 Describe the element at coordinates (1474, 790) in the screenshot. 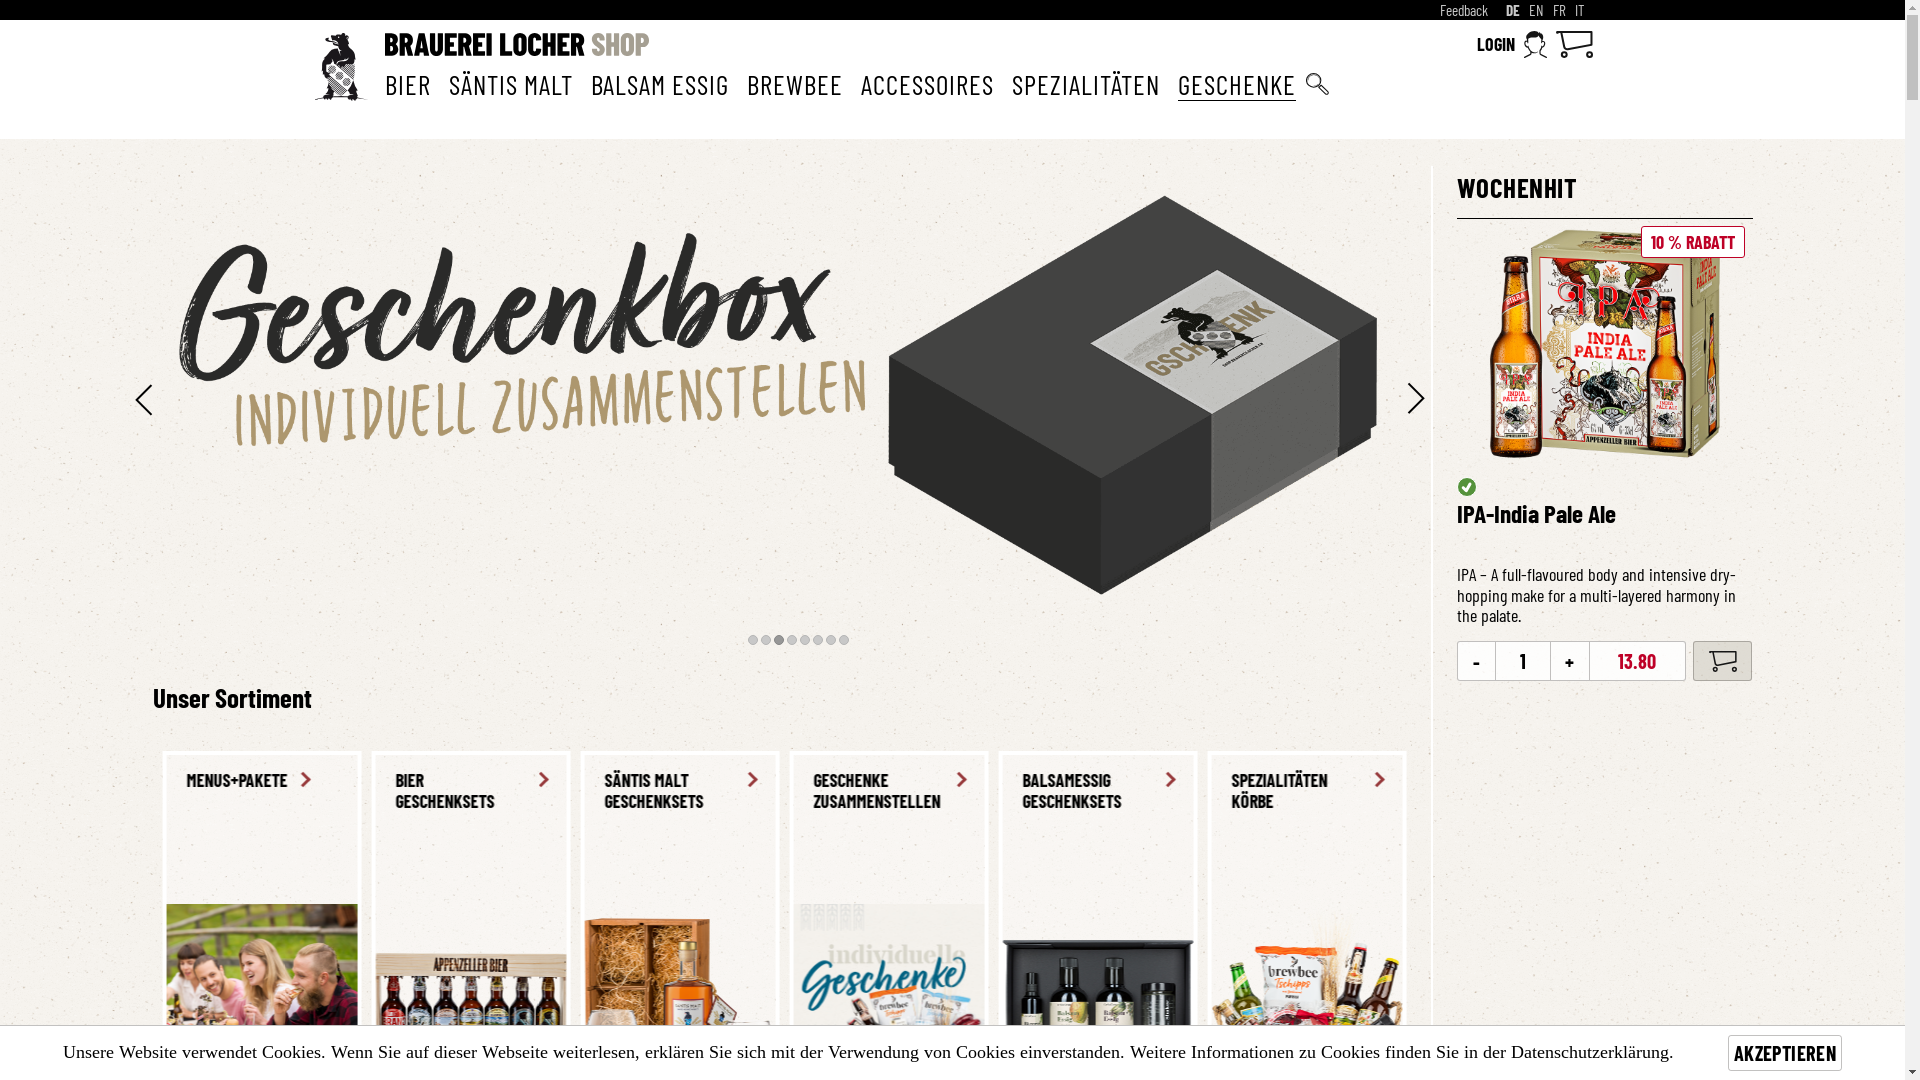

I see `'BIER GESCHENKSETS'` at that location.